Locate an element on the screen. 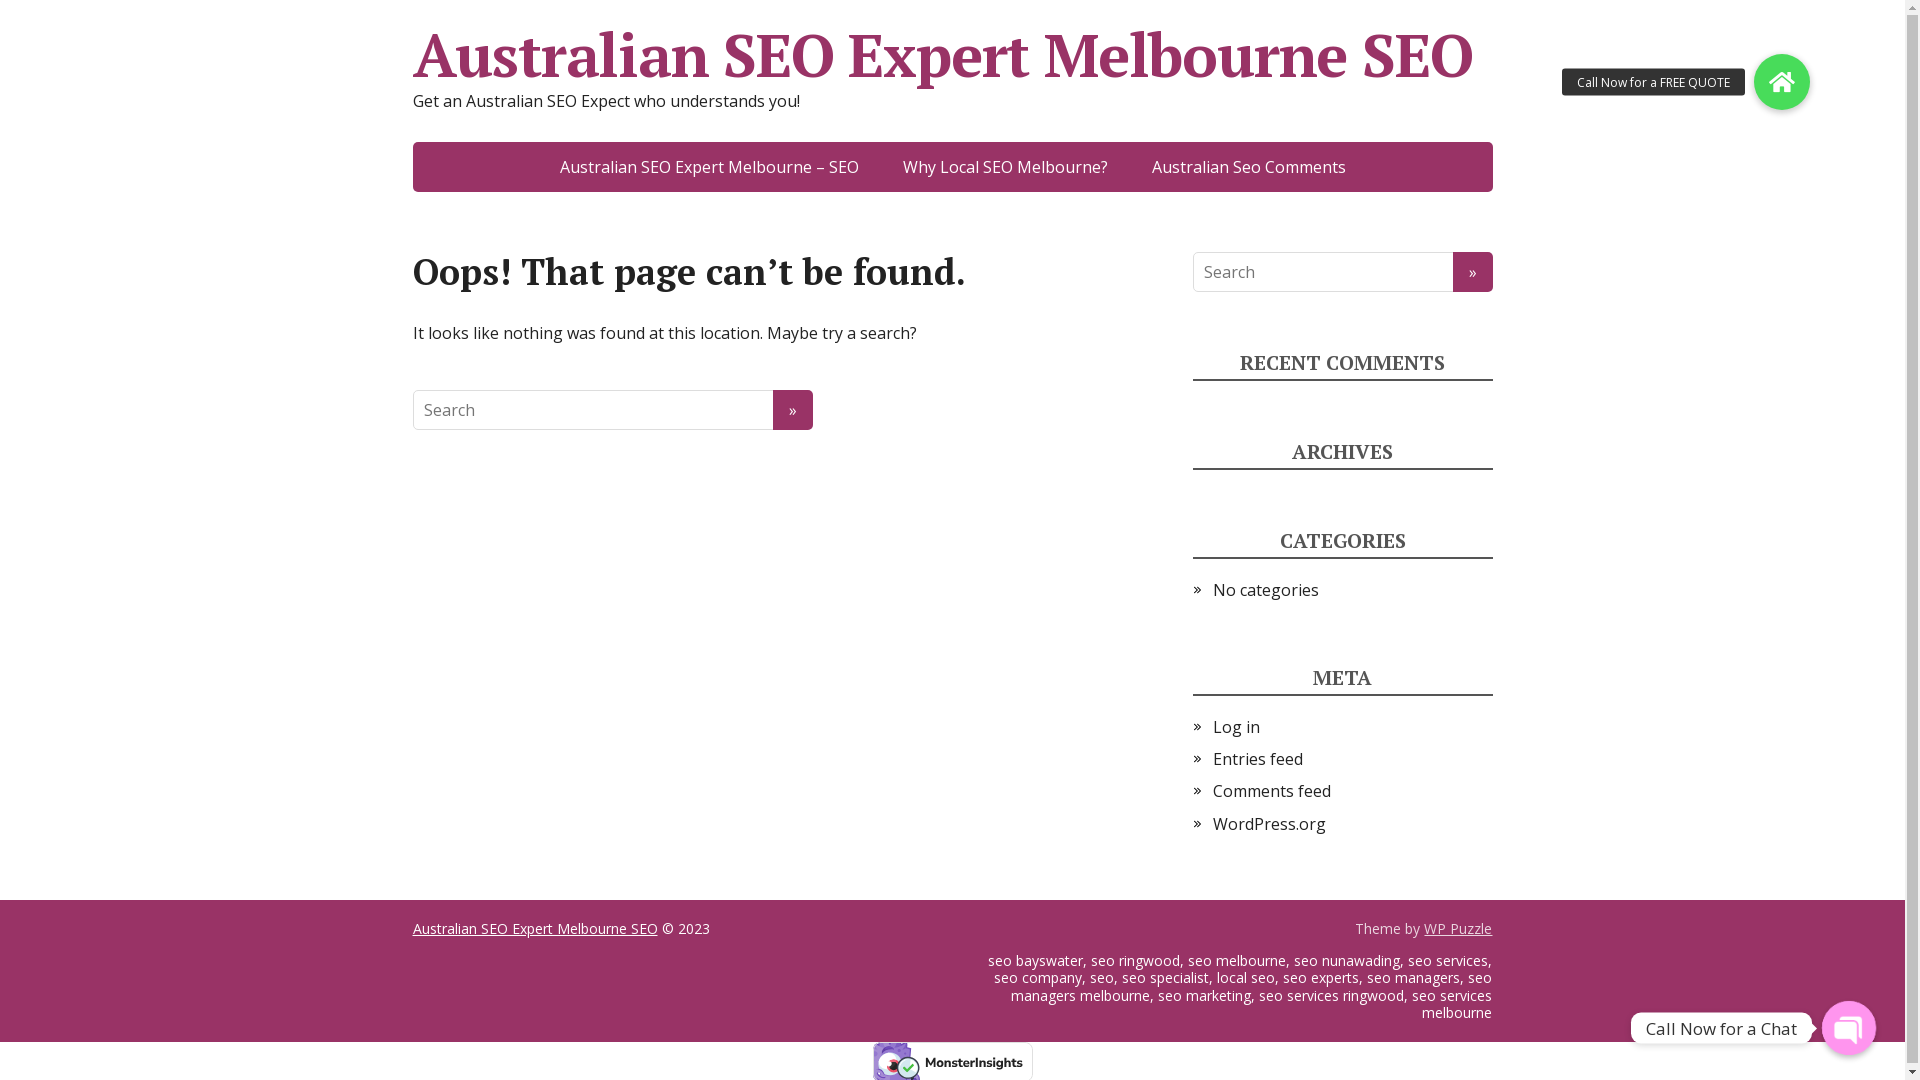  'WordPress.org' is located at coordinates (1267, 824).